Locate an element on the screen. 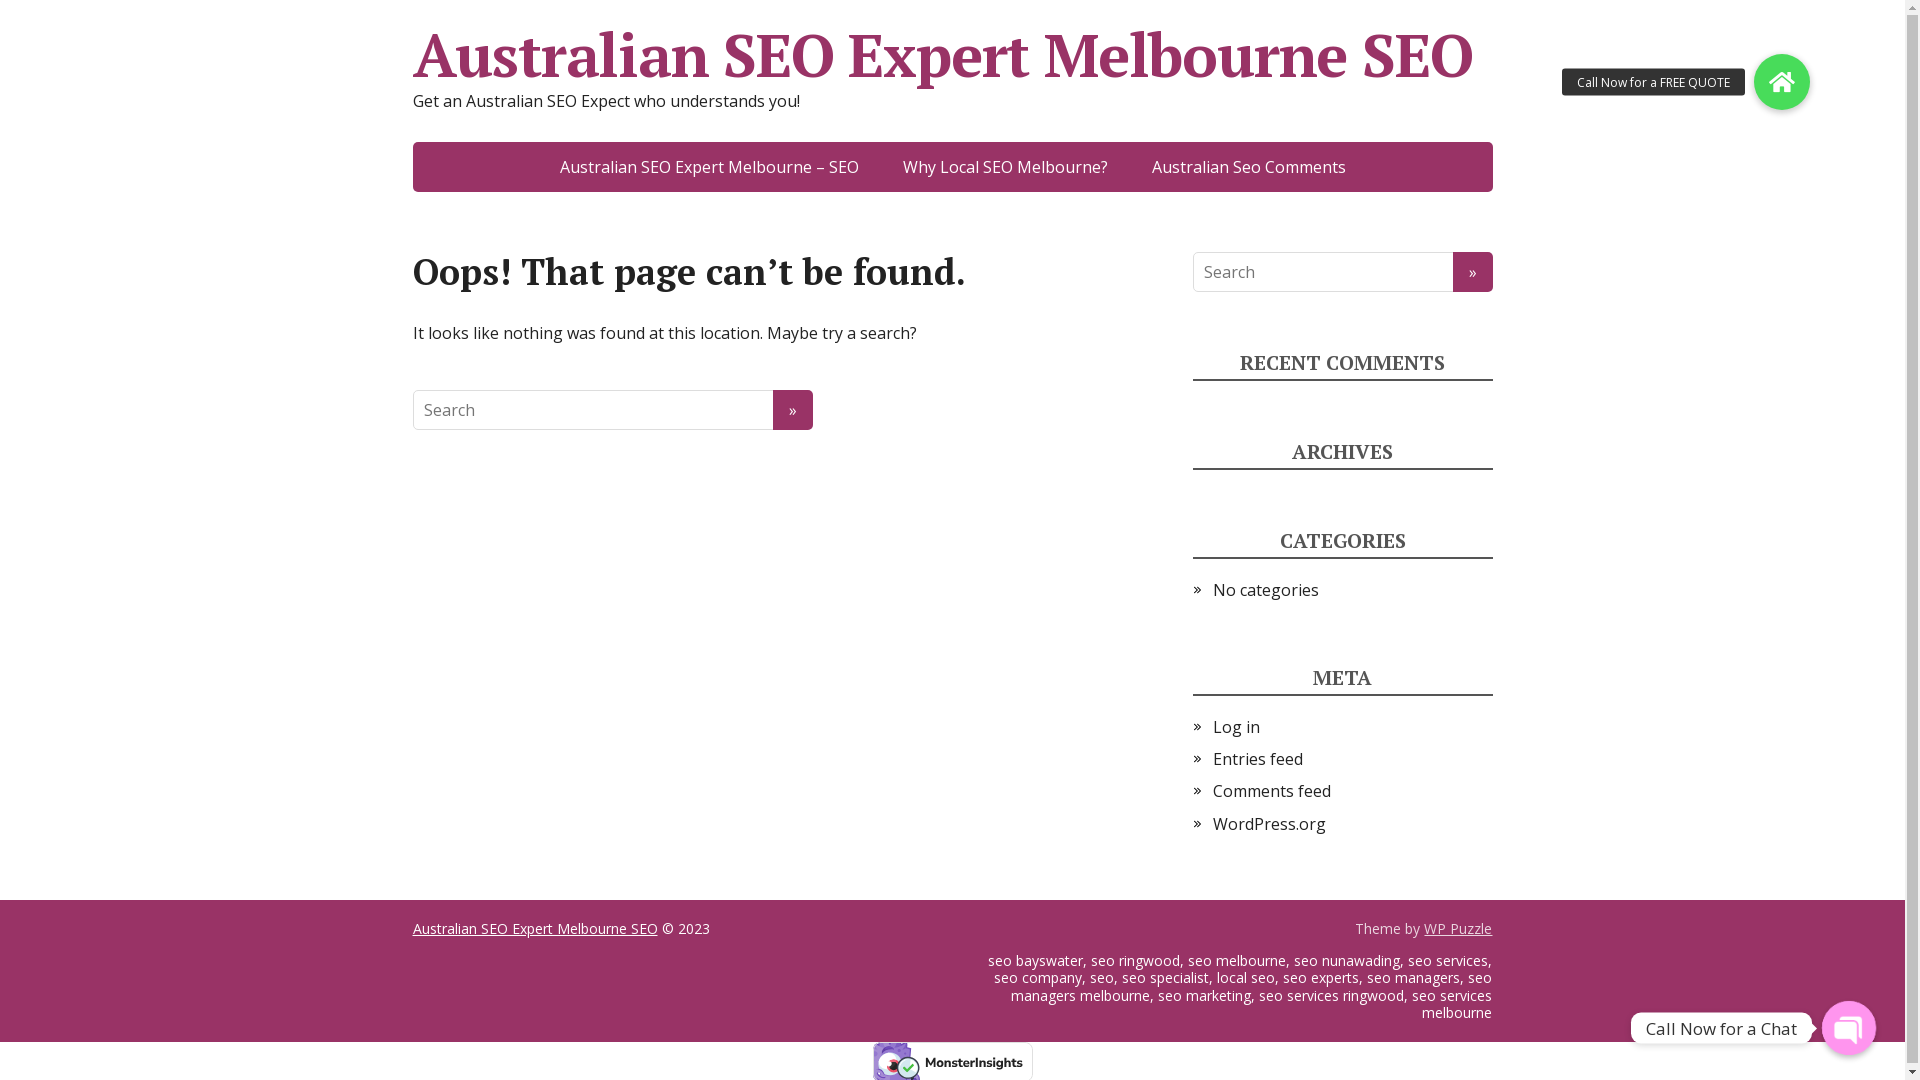  'WordPress.org' is located at coordinates (1267, 824).